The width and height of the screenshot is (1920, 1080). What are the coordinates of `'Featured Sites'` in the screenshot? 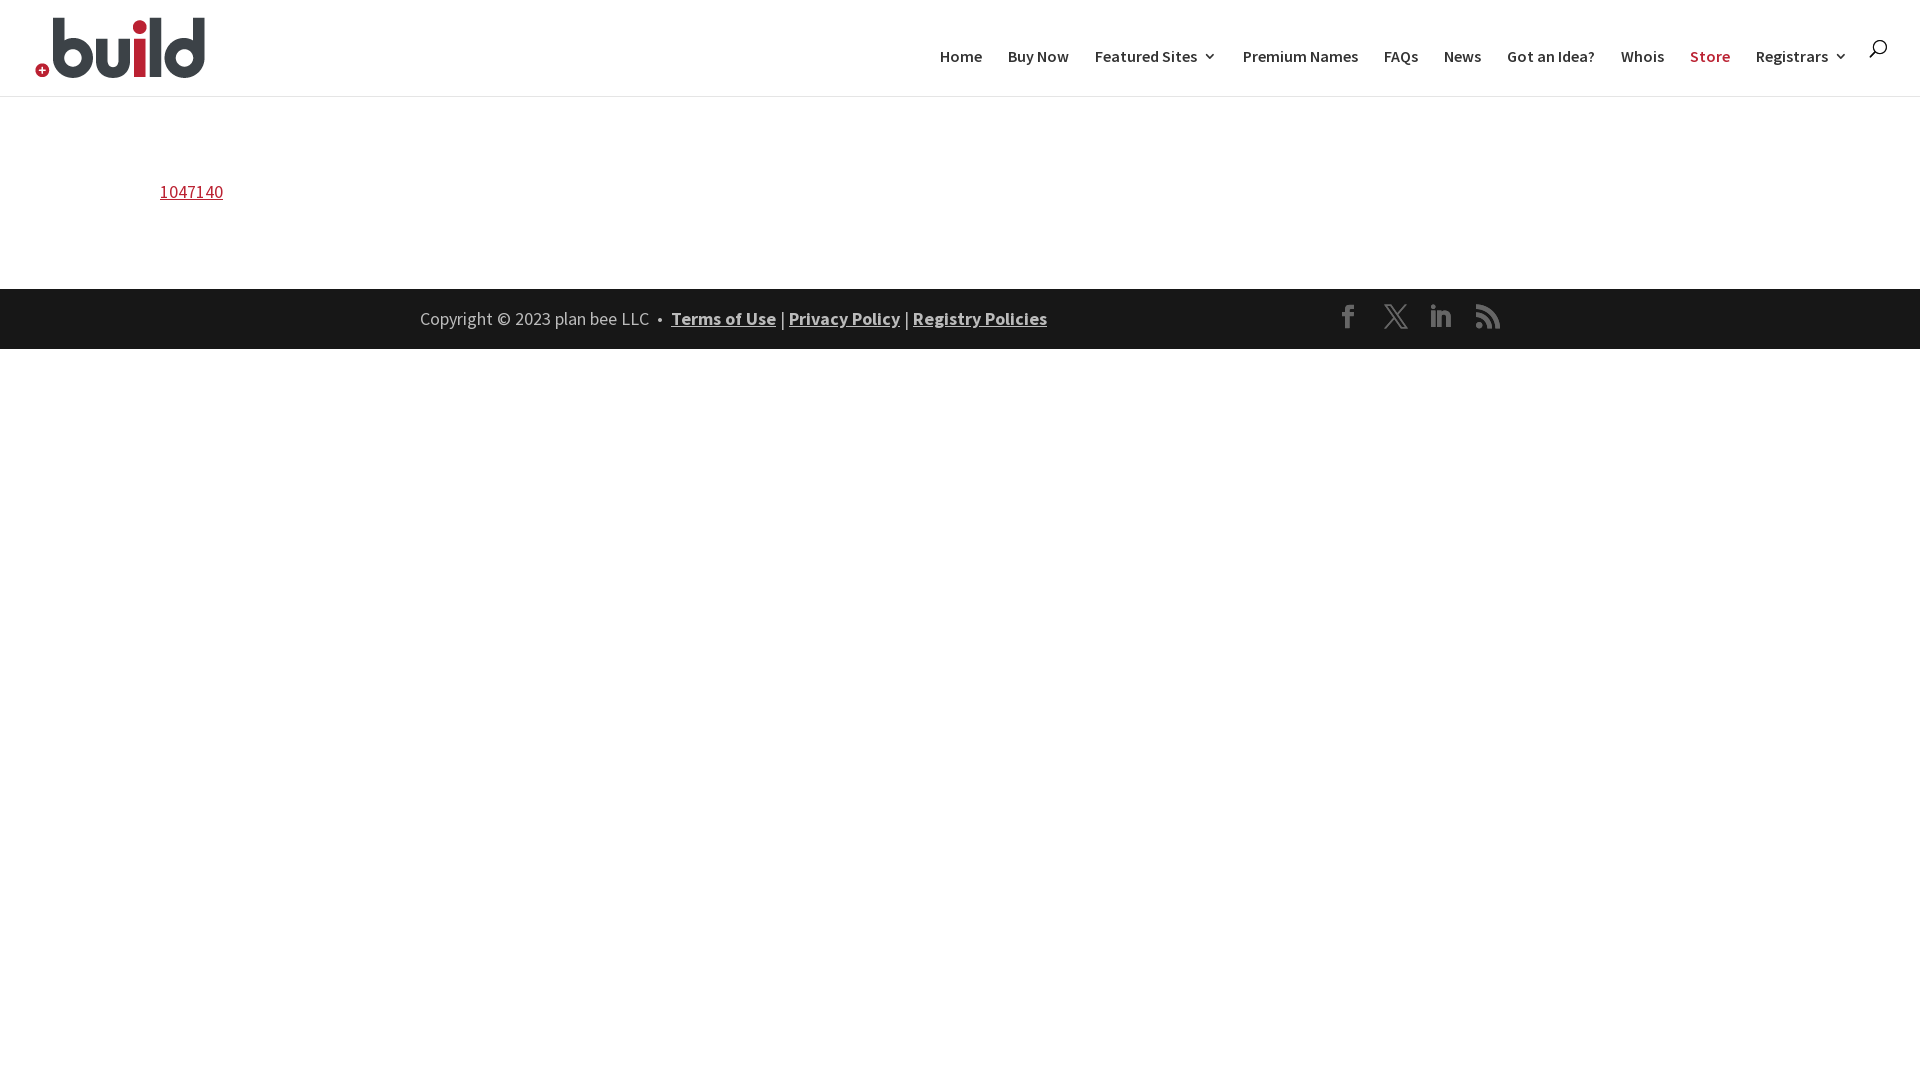 It's located at (1156, 71).